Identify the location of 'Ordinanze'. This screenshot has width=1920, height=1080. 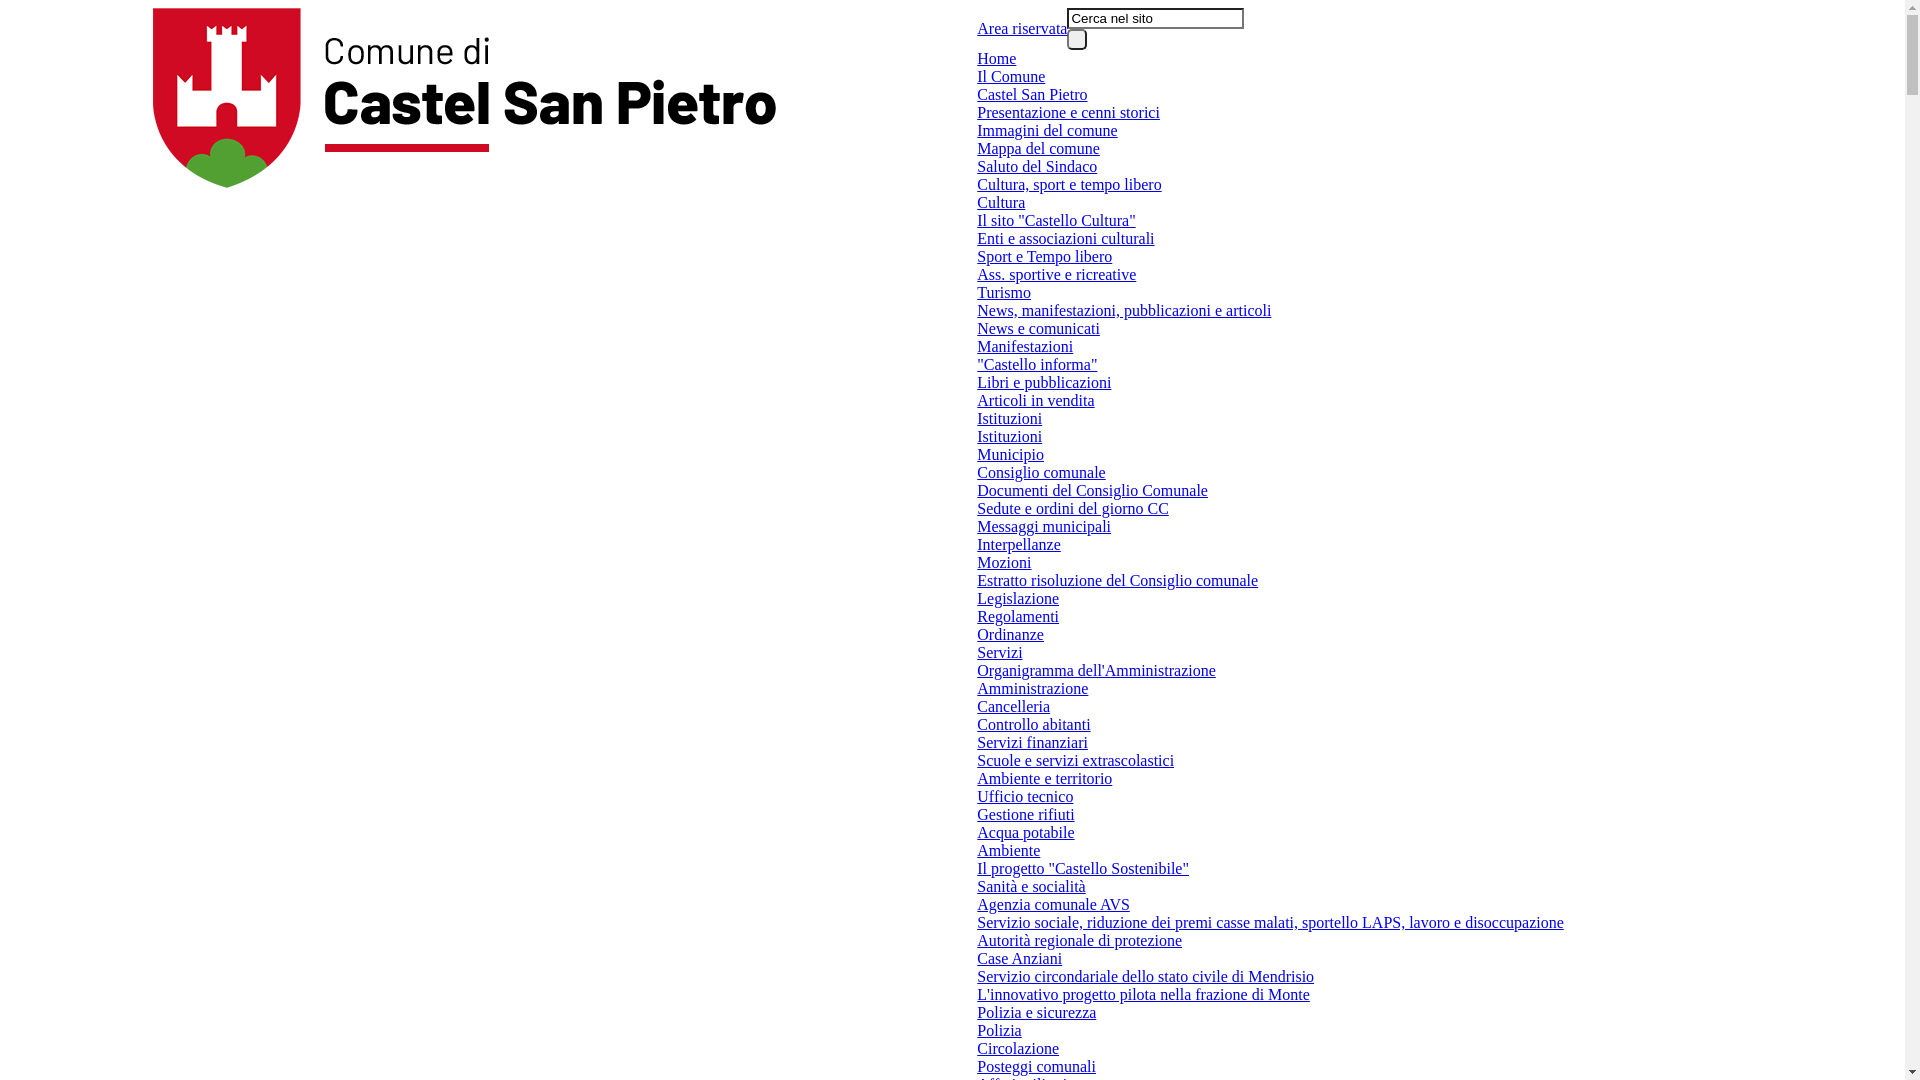
(1010, 635).